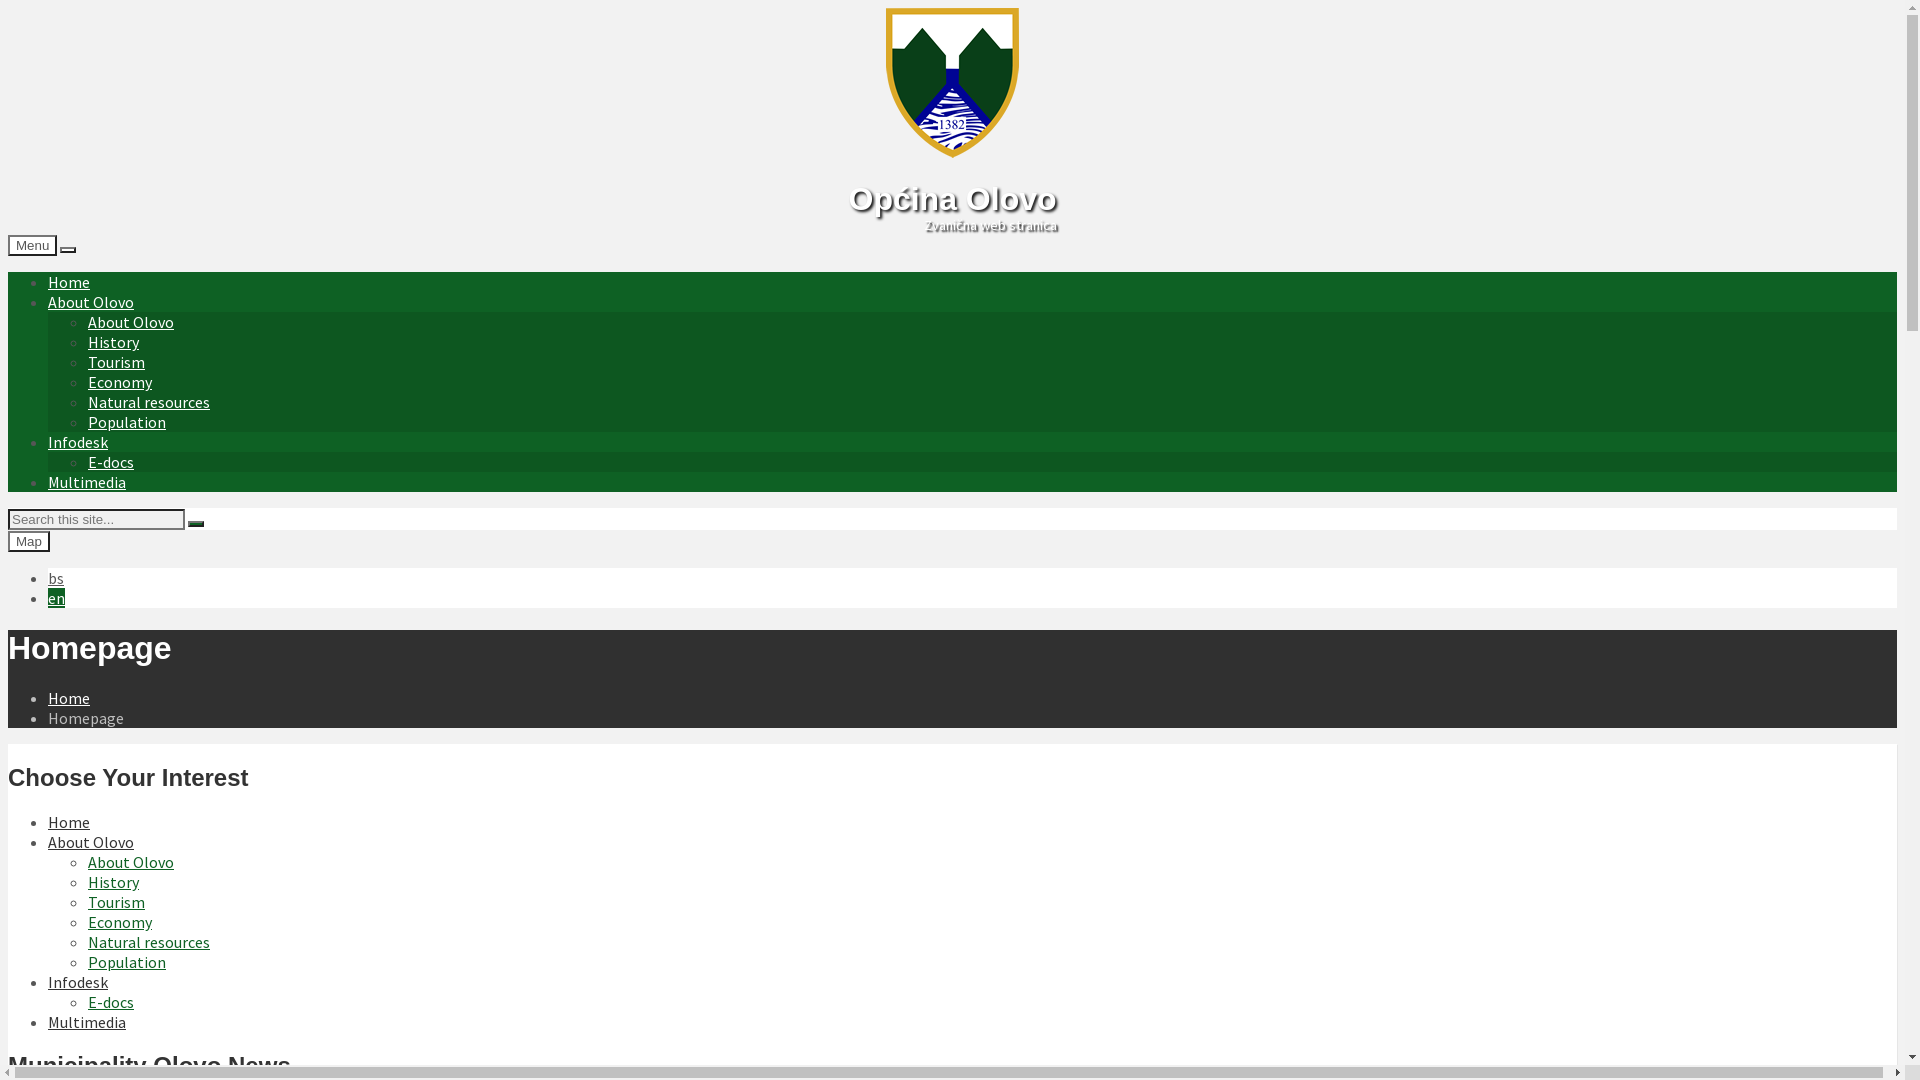  Describe the element at coordinates (68, 821) in the screenshot. I see `'Home'` at that location.